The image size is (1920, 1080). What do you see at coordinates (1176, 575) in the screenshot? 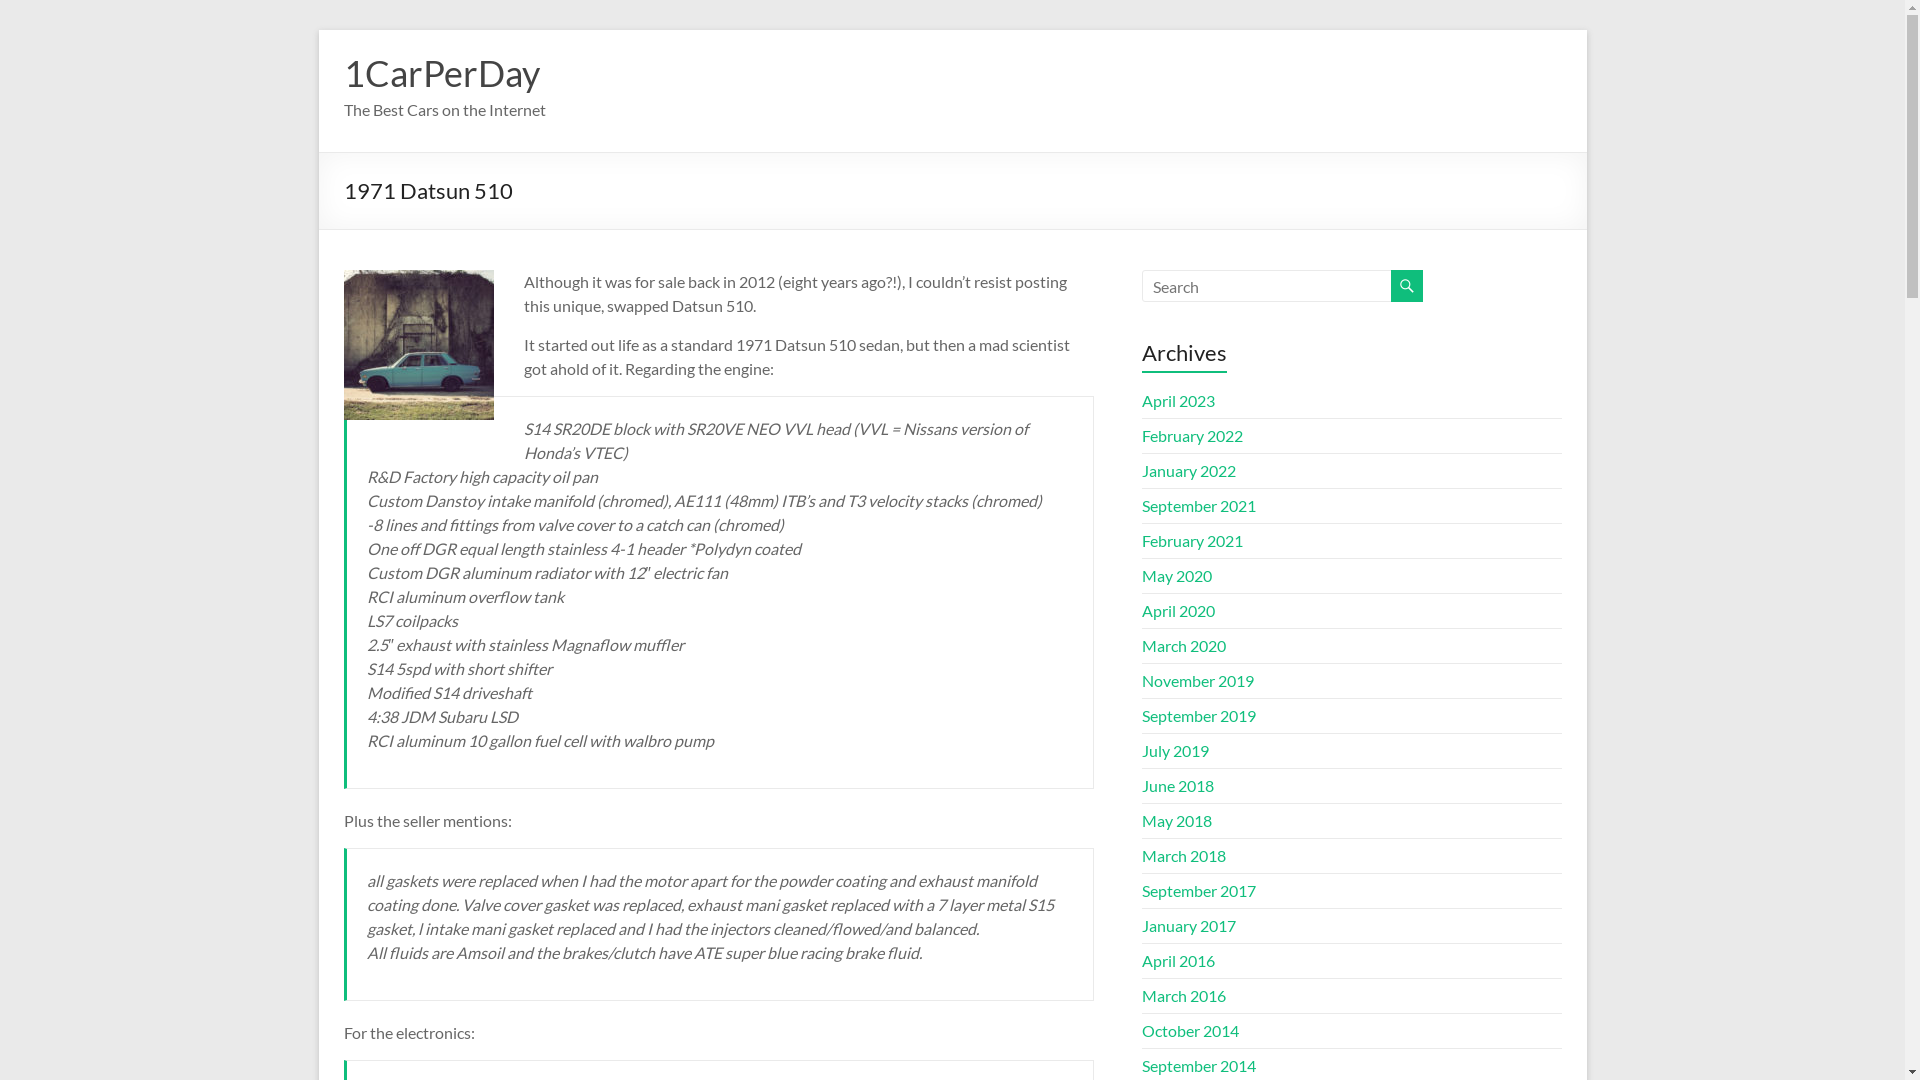
I see `'May 2020'` at bounding box center [1176, 575].